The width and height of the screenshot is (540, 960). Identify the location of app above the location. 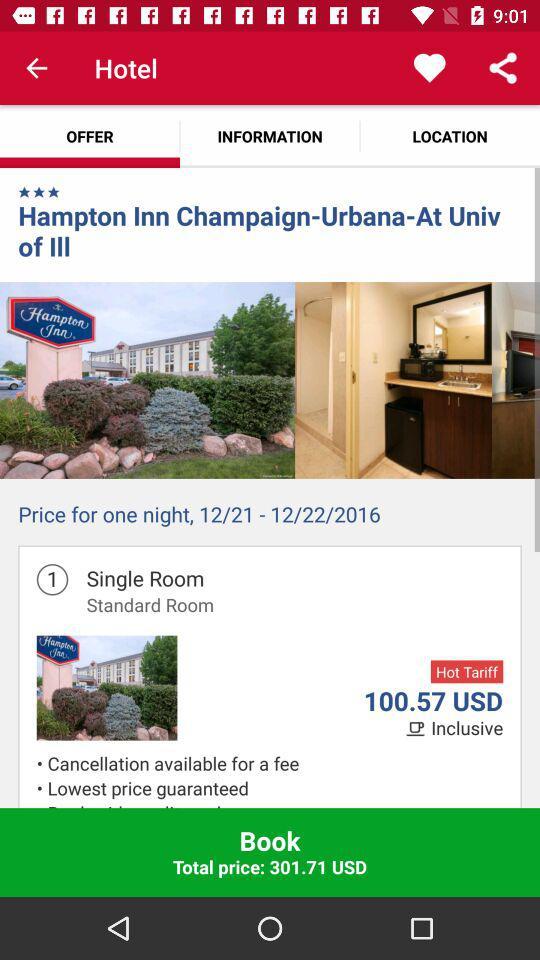
(502, 68).